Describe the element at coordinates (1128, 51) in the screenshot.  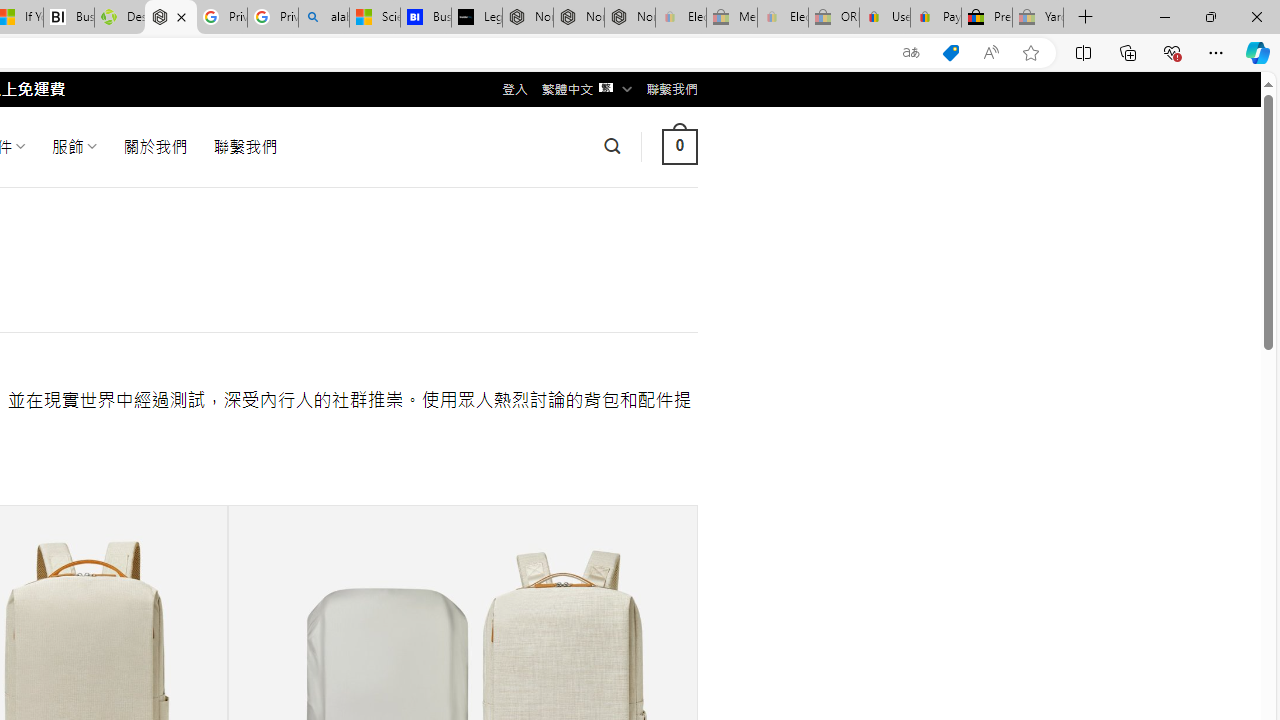
I see `'Collections'` at that location.